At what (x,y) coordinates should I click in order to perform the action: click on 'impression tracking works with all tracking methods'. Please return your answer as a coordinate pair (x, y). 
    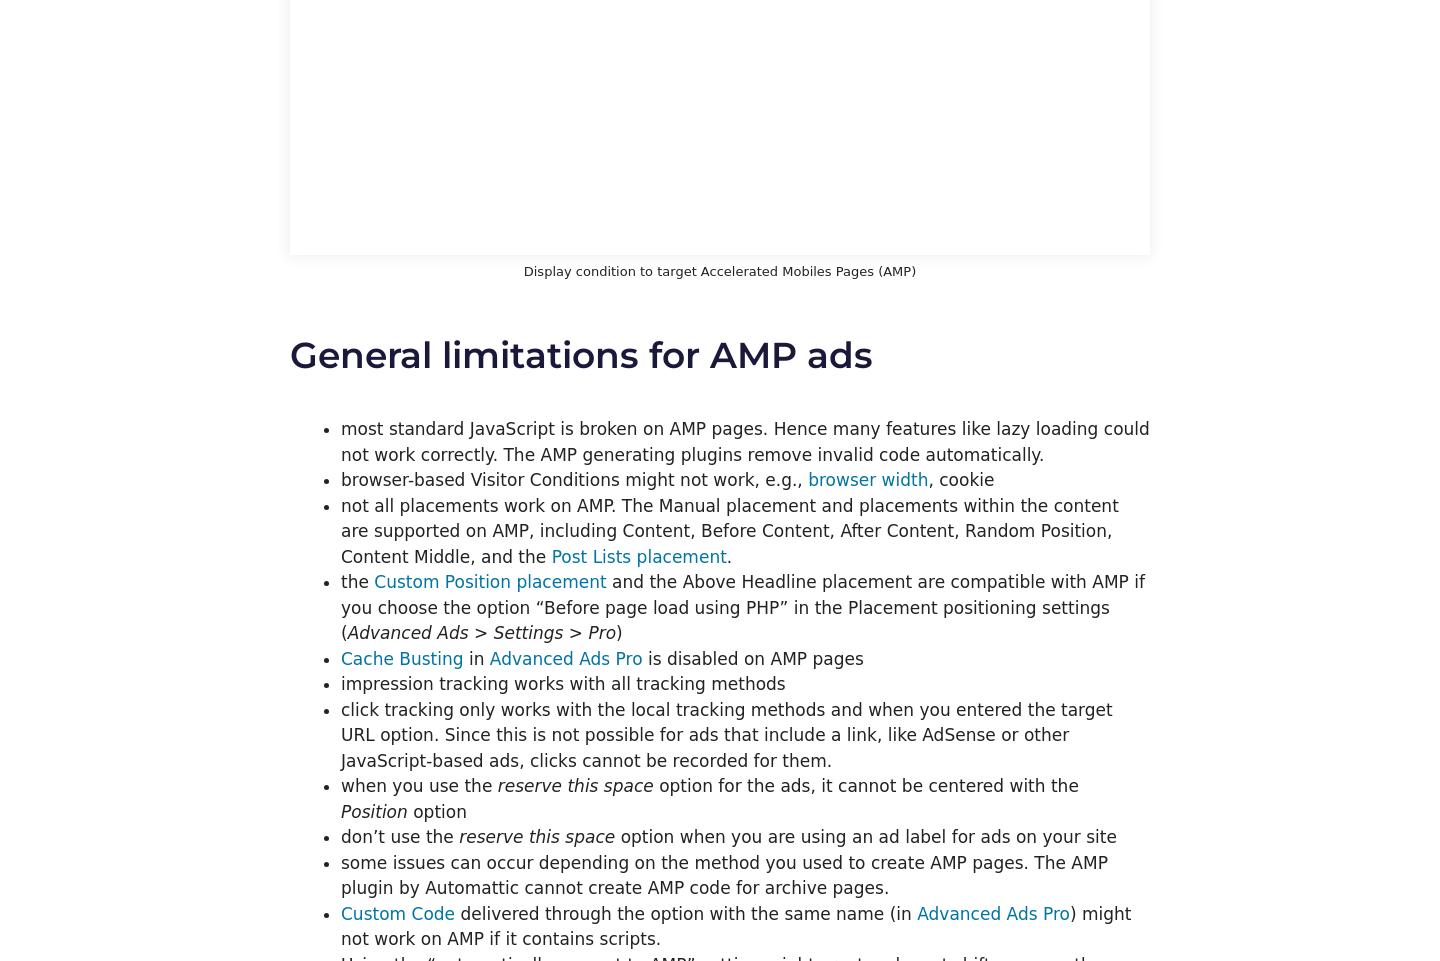
    Looking at the image, I should click on (563, 683).